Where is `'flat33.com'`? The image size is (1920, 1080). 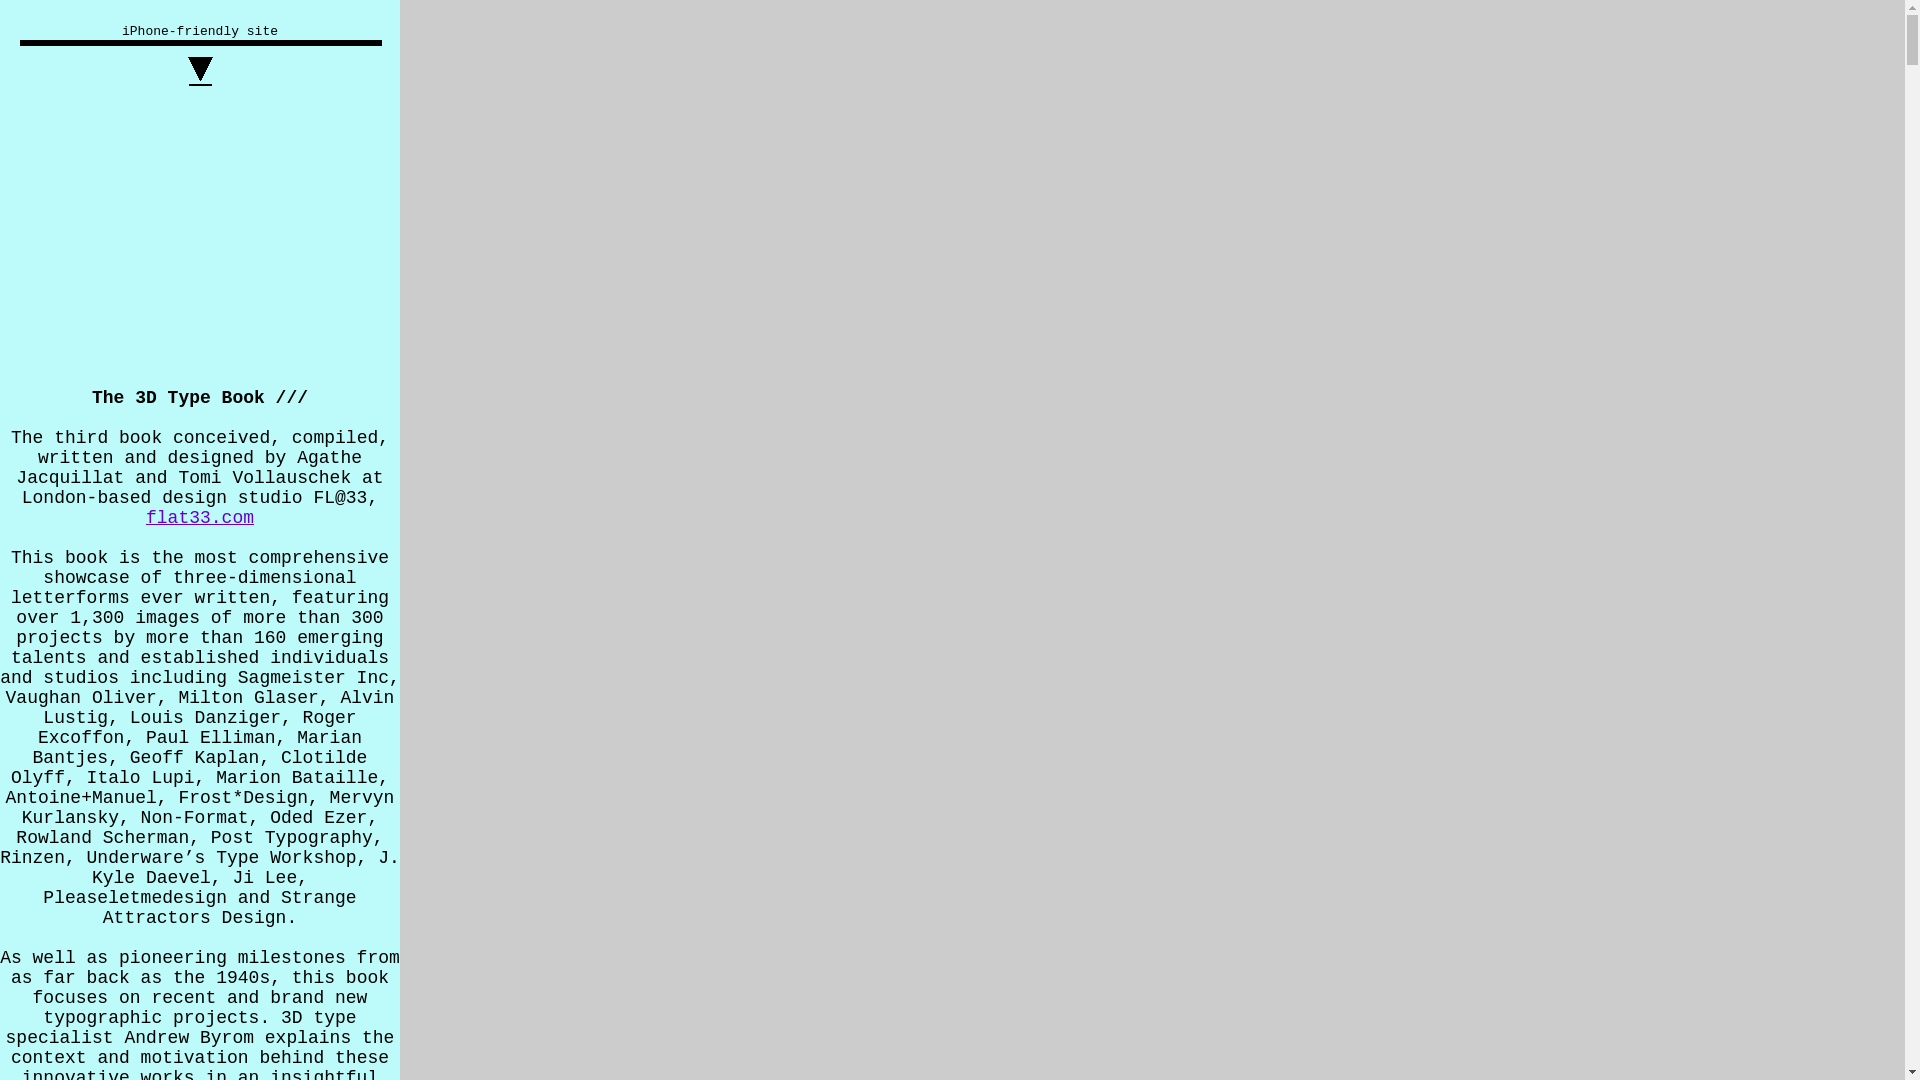 'flat33.com' is located at coordinates (200, 516).